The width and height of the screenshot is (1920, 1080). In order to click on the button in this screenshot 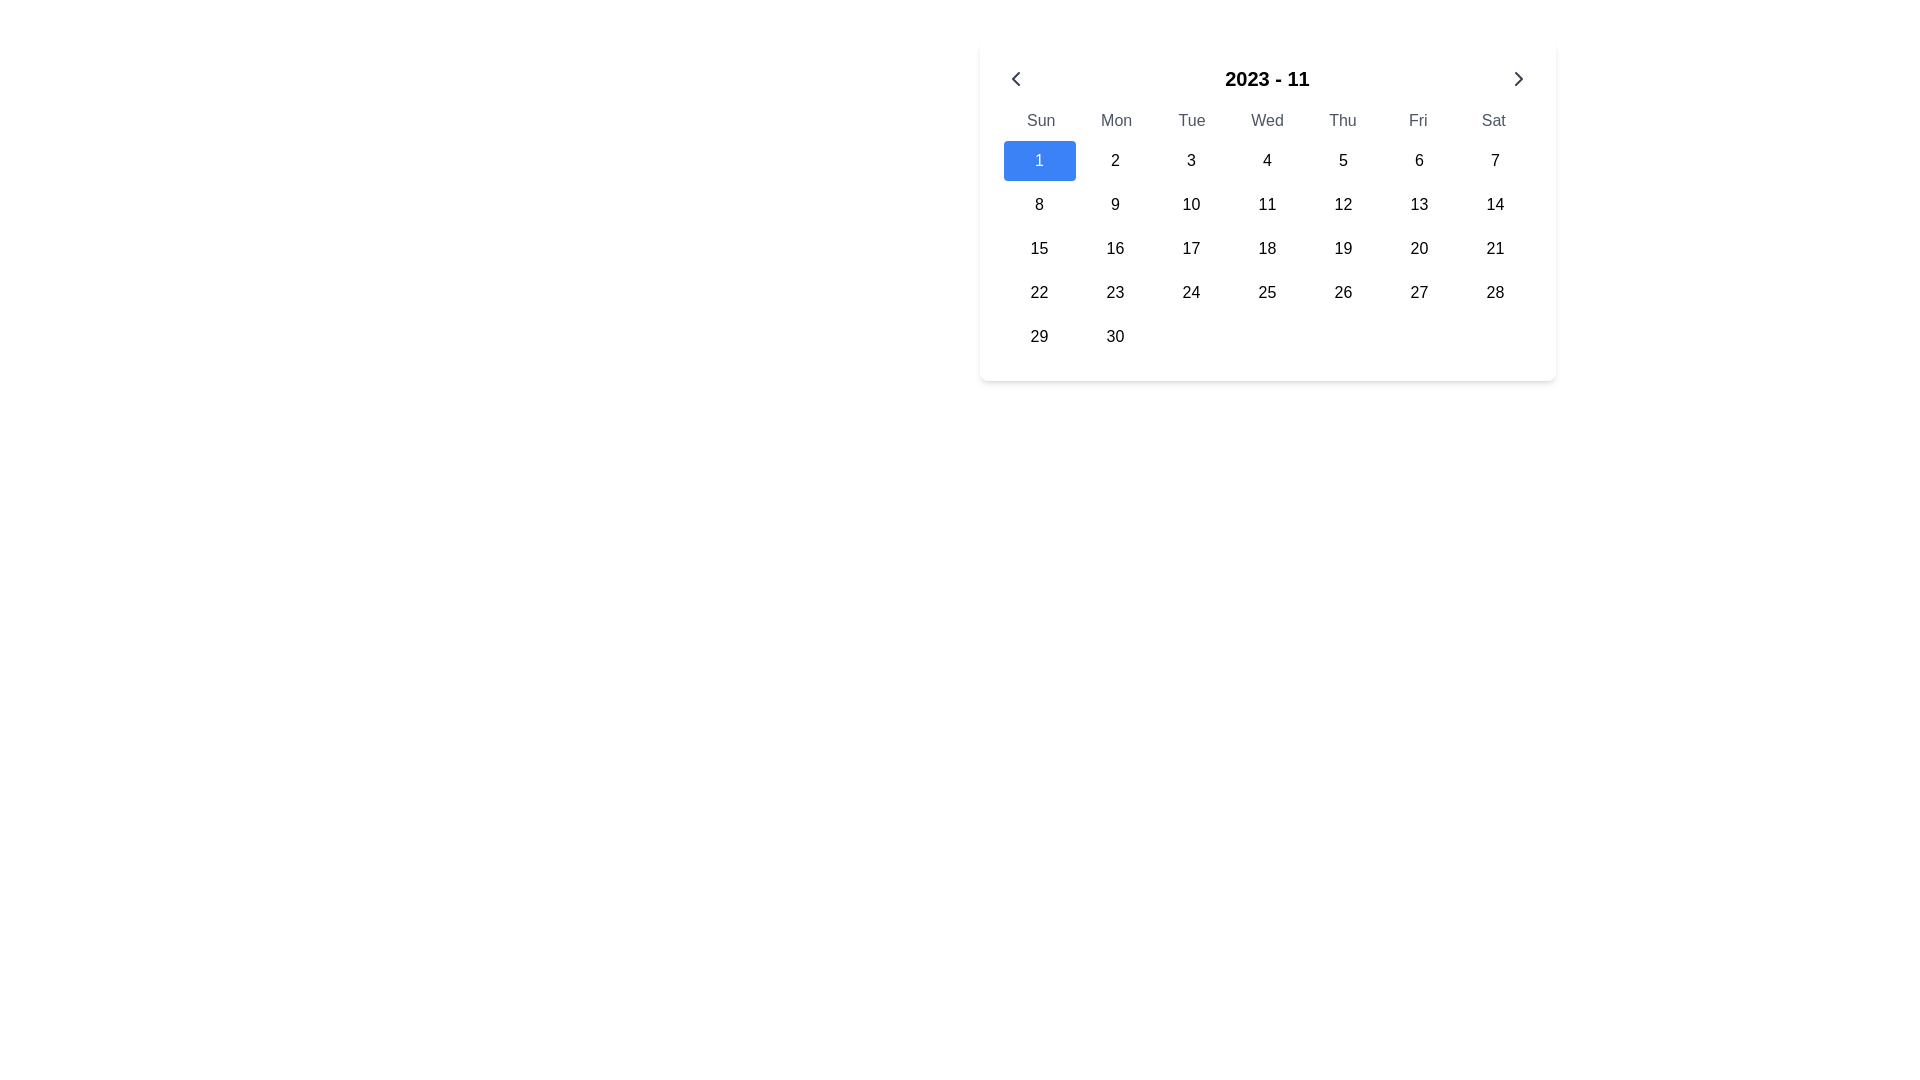, I will do `click(1015, 77)`.